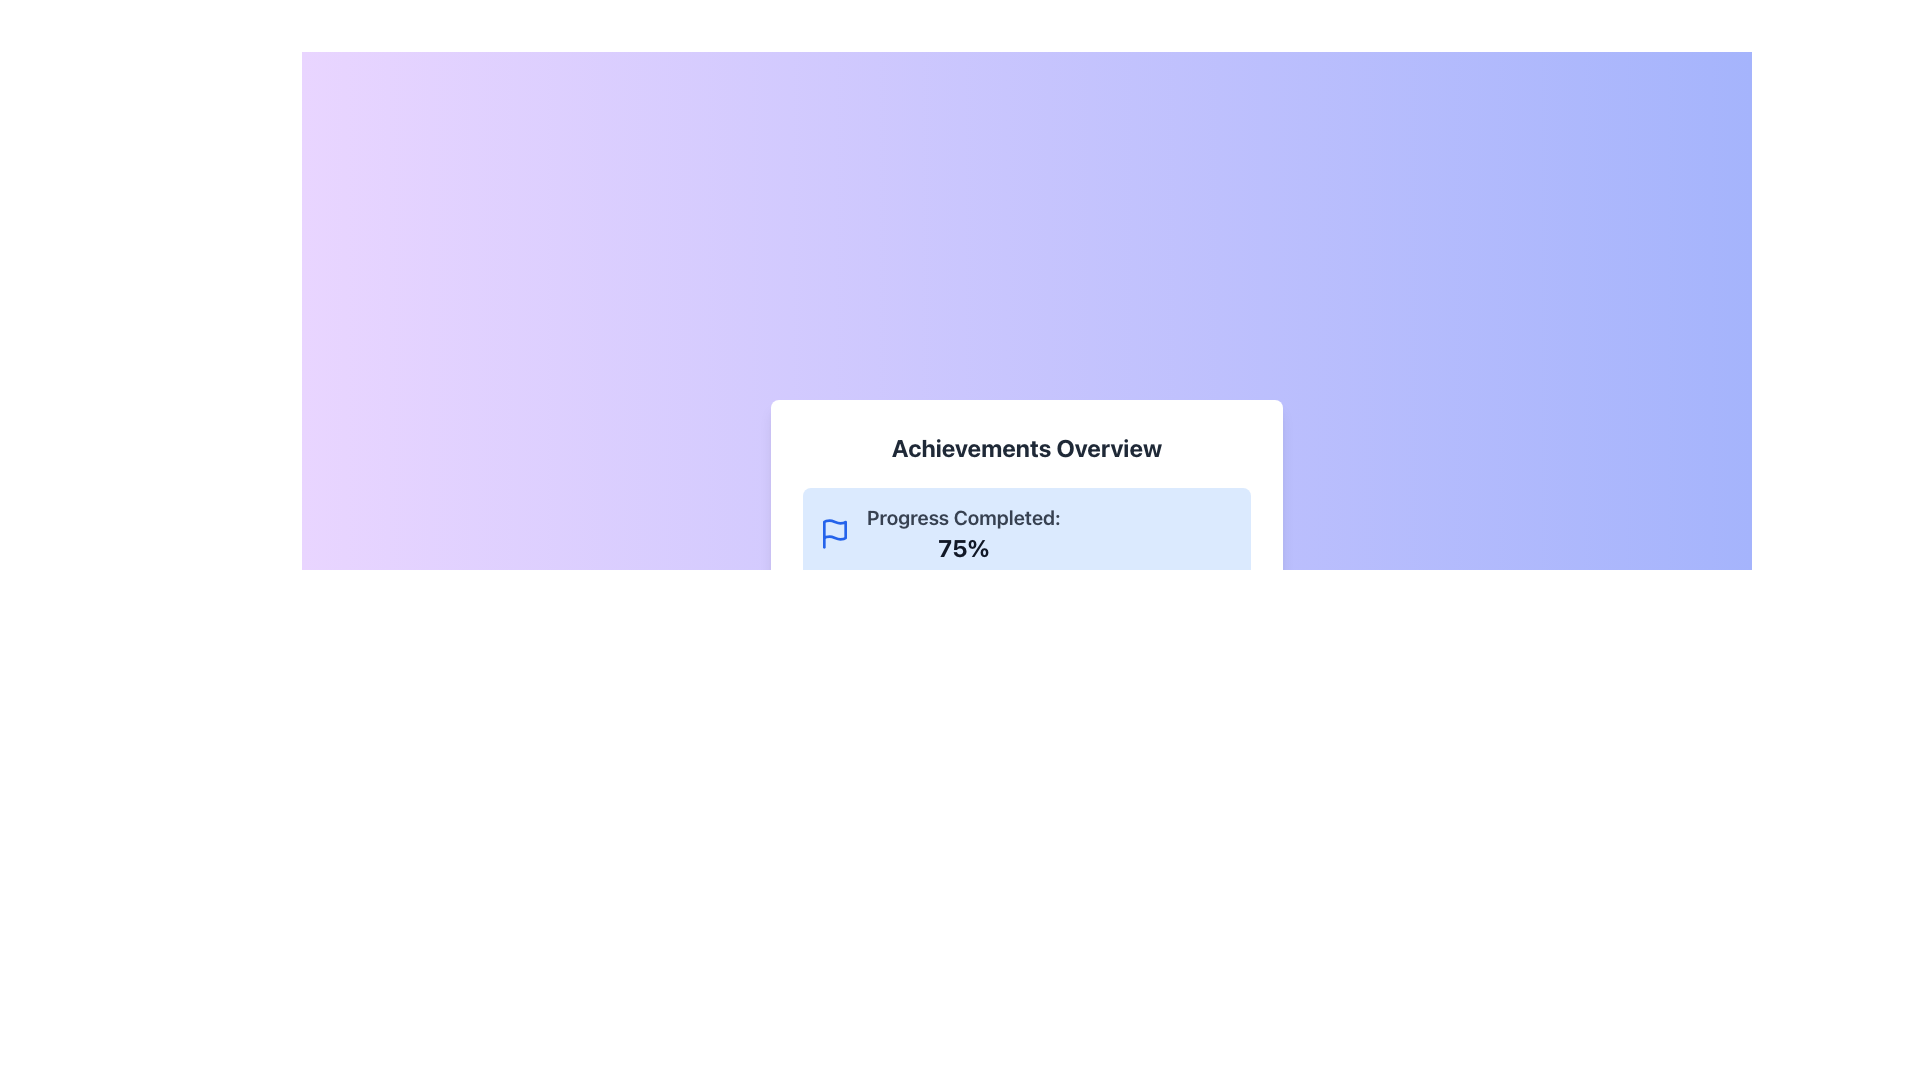  What do you see at coordinates (963, 516) in the screenshot?
I see `the Text Label that reads 'Progress Completed:' styled in a bold, large font within the 'Achievements Overview' card` at bounding box center [963, 516].